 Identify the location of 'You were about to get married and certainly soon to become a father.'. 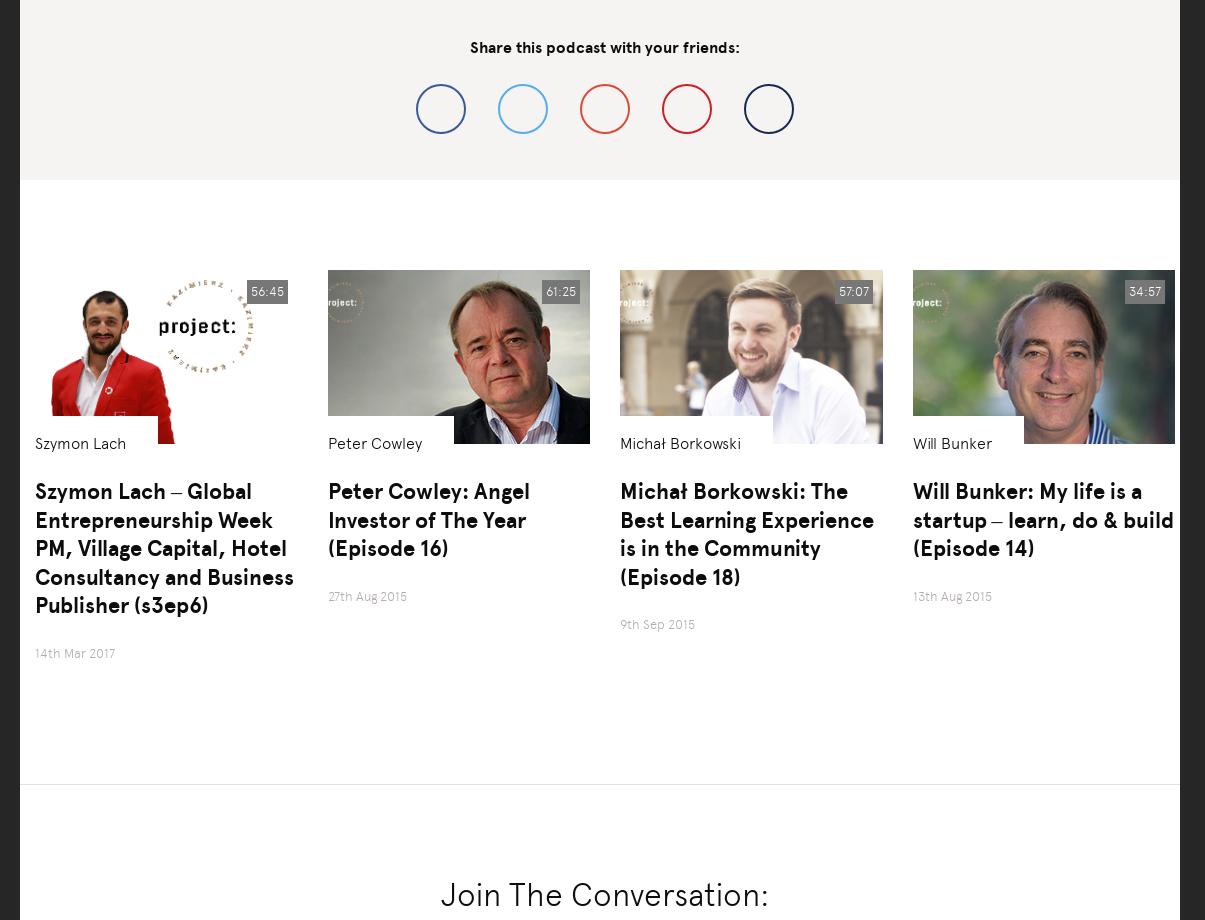
(393, 11).